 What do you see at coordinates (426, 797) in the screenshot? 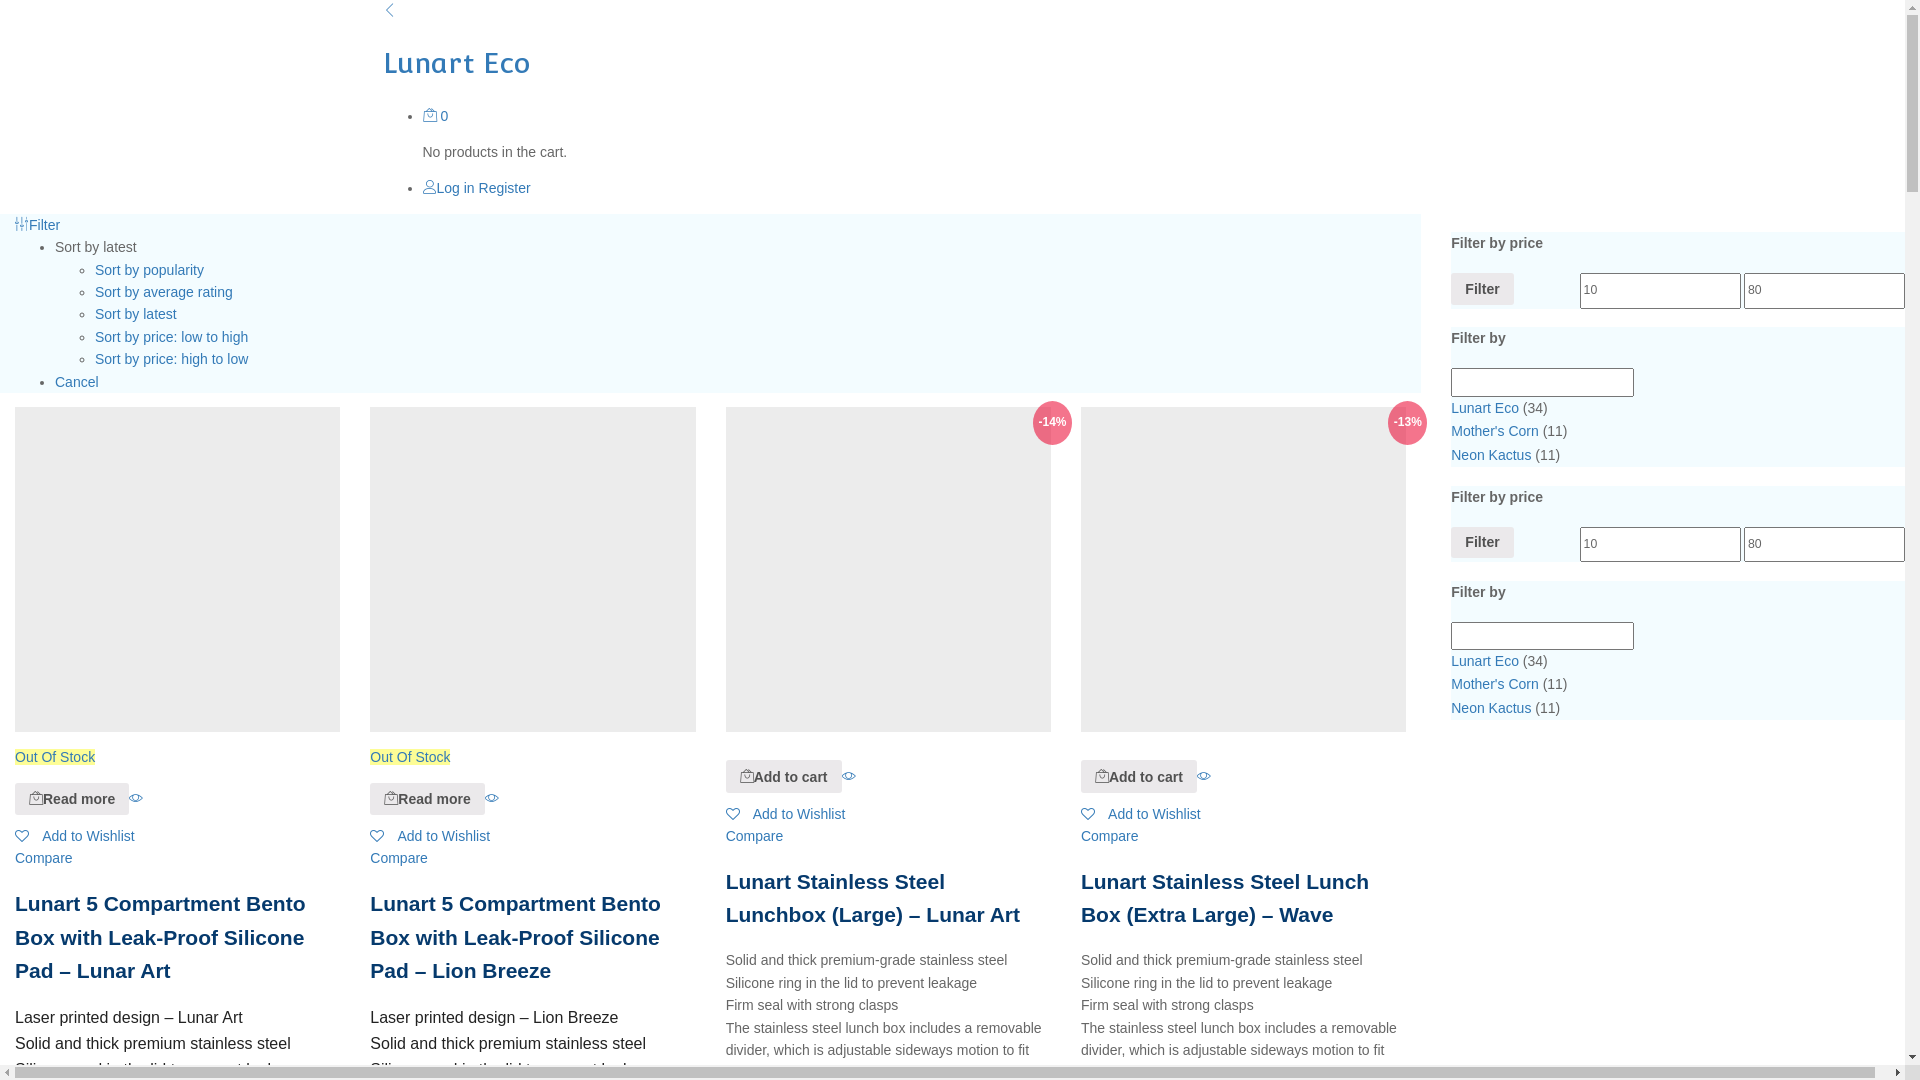
I see `'Read more'` at bounding box center [426, 797].